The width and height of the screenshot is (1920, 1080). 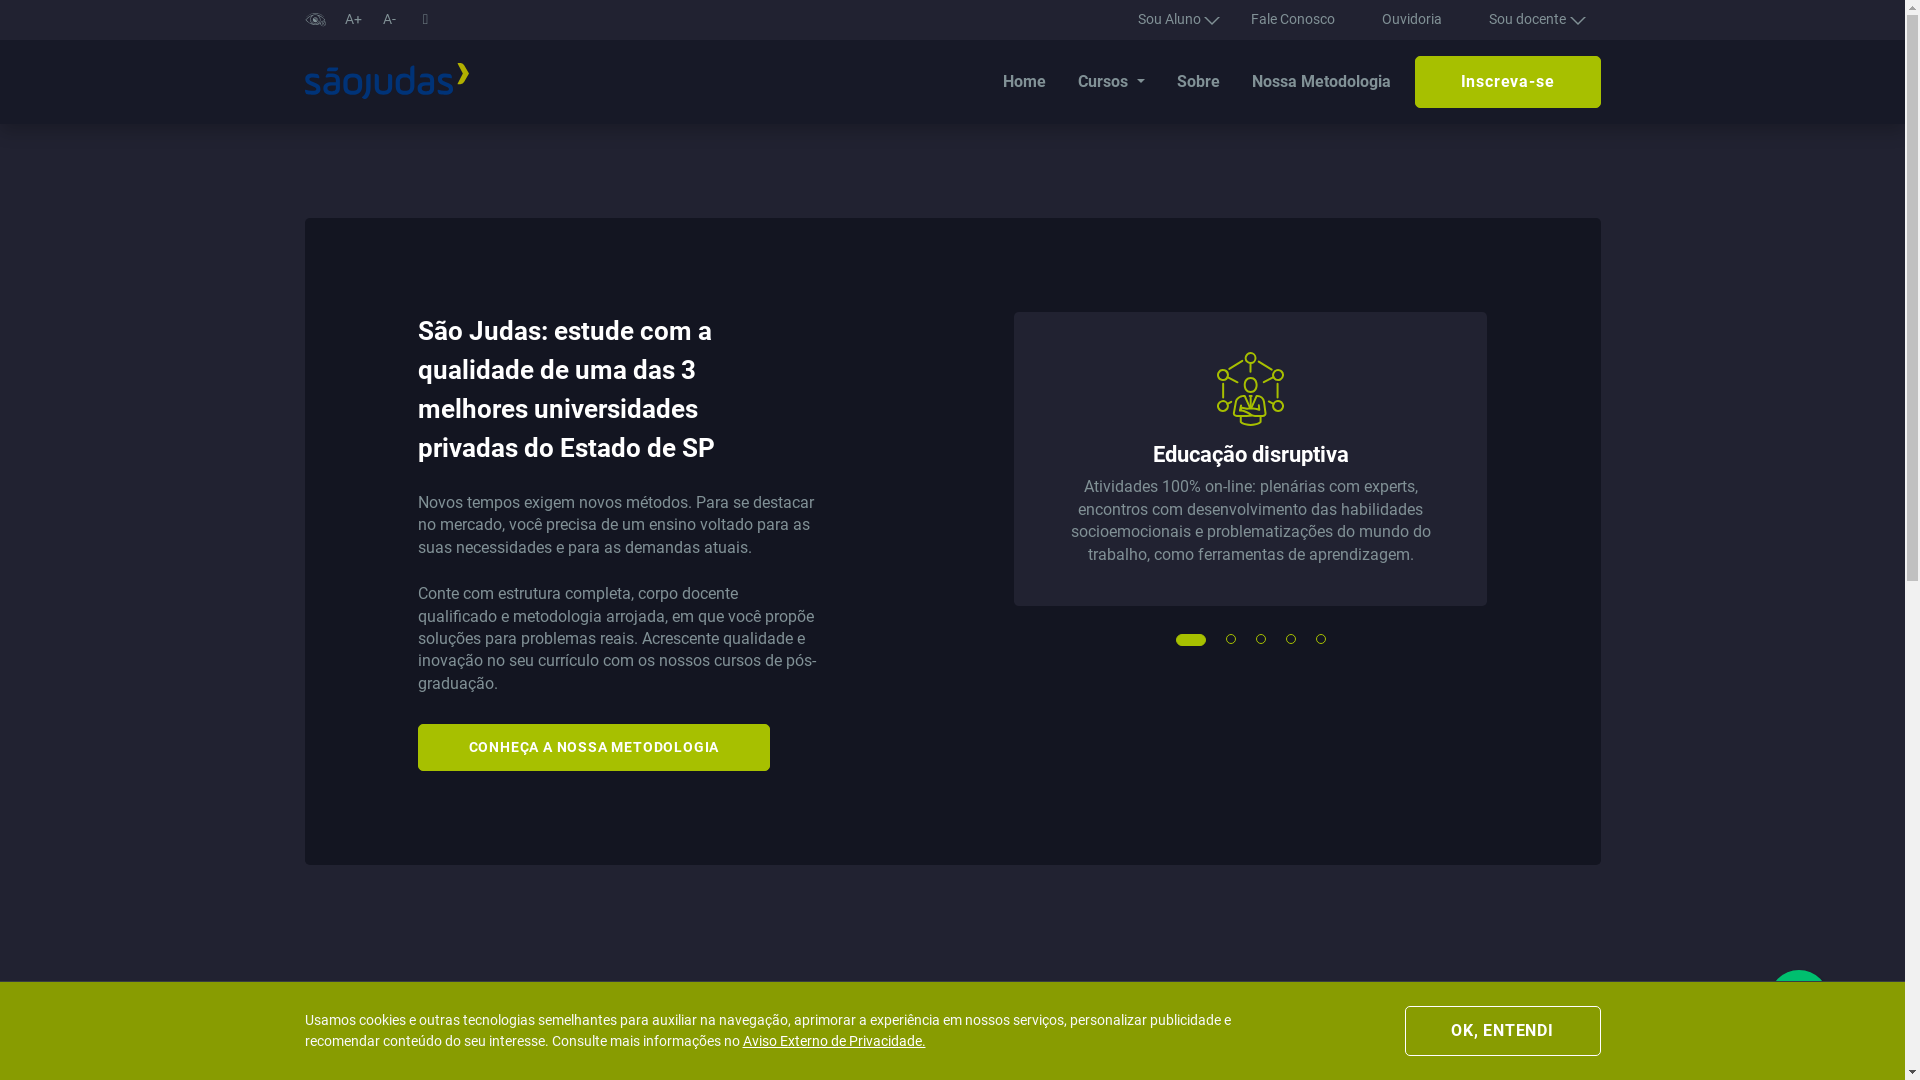 I want to click on 'Ouvidoria', so click(x=1410, y=19).